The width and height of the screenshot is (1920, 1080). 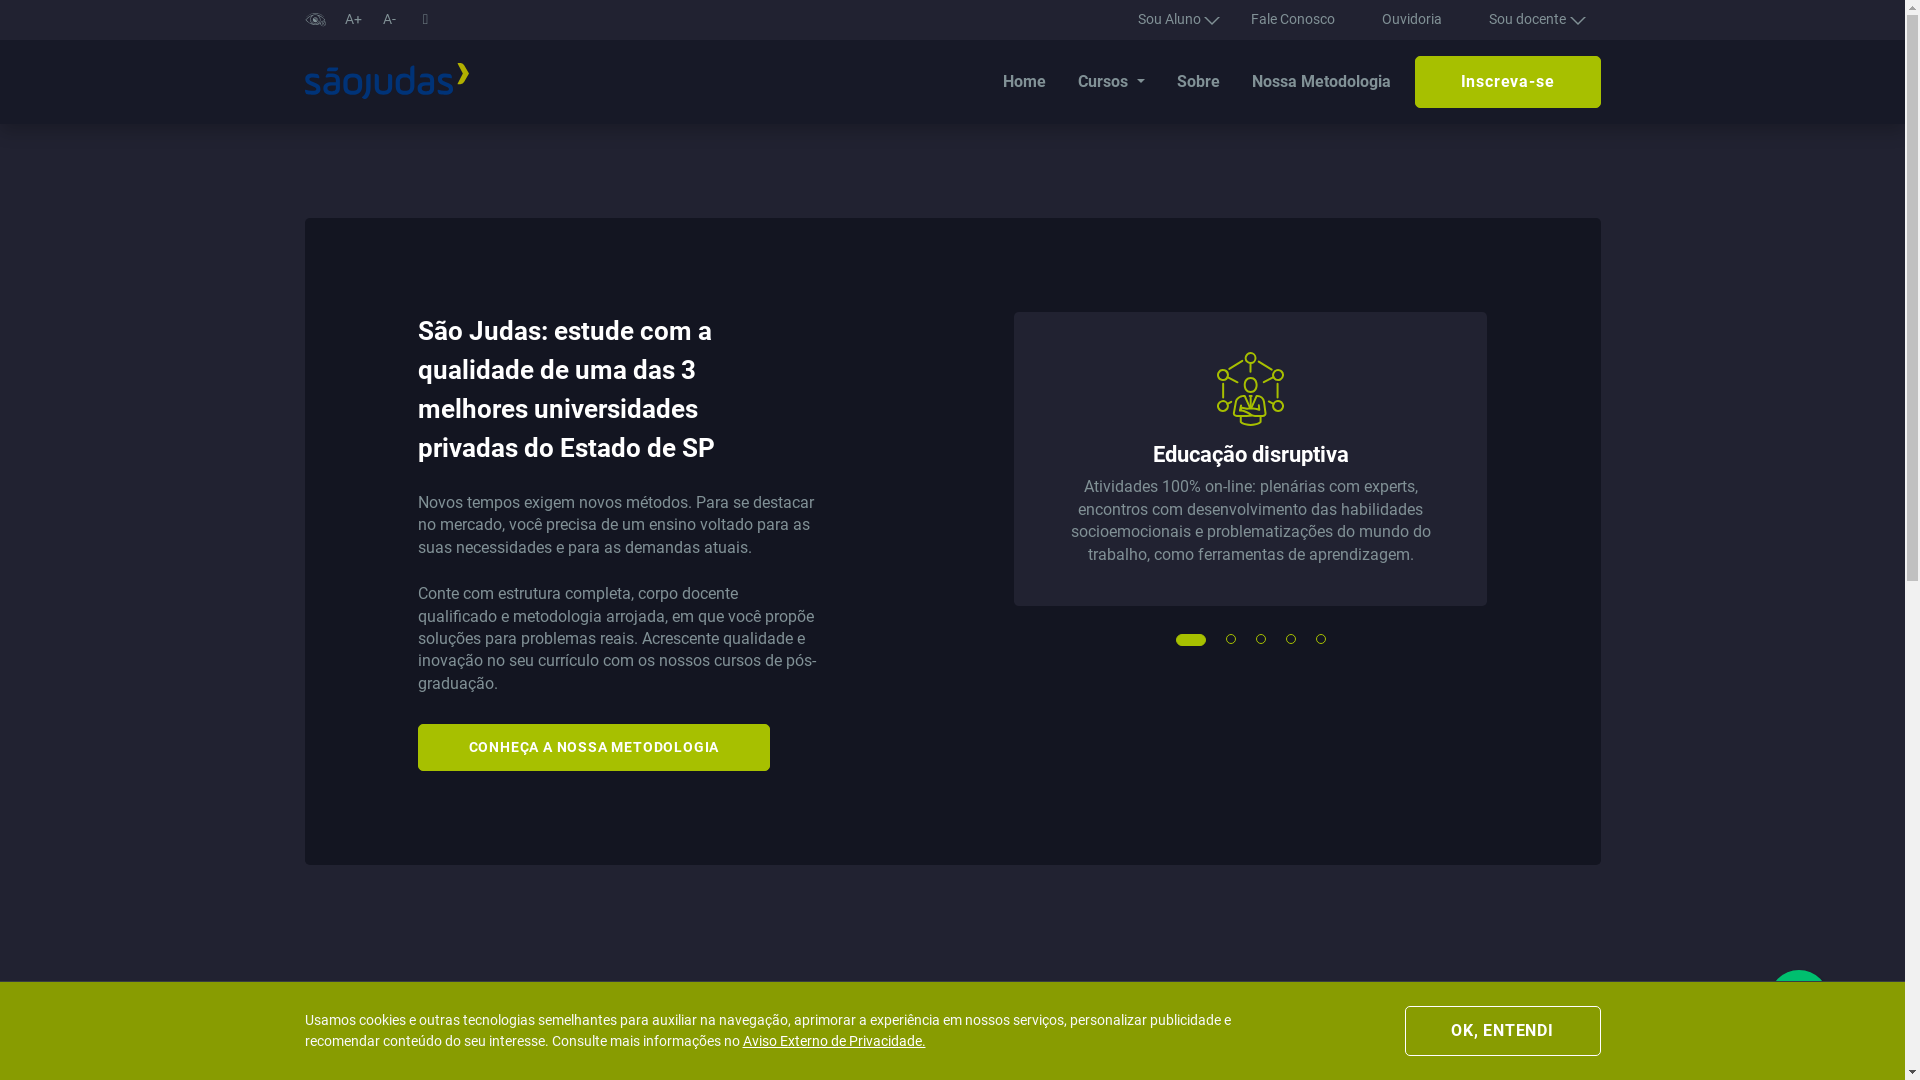 I want to click on 'Ouvidoria', so click(x=1410, y=19).